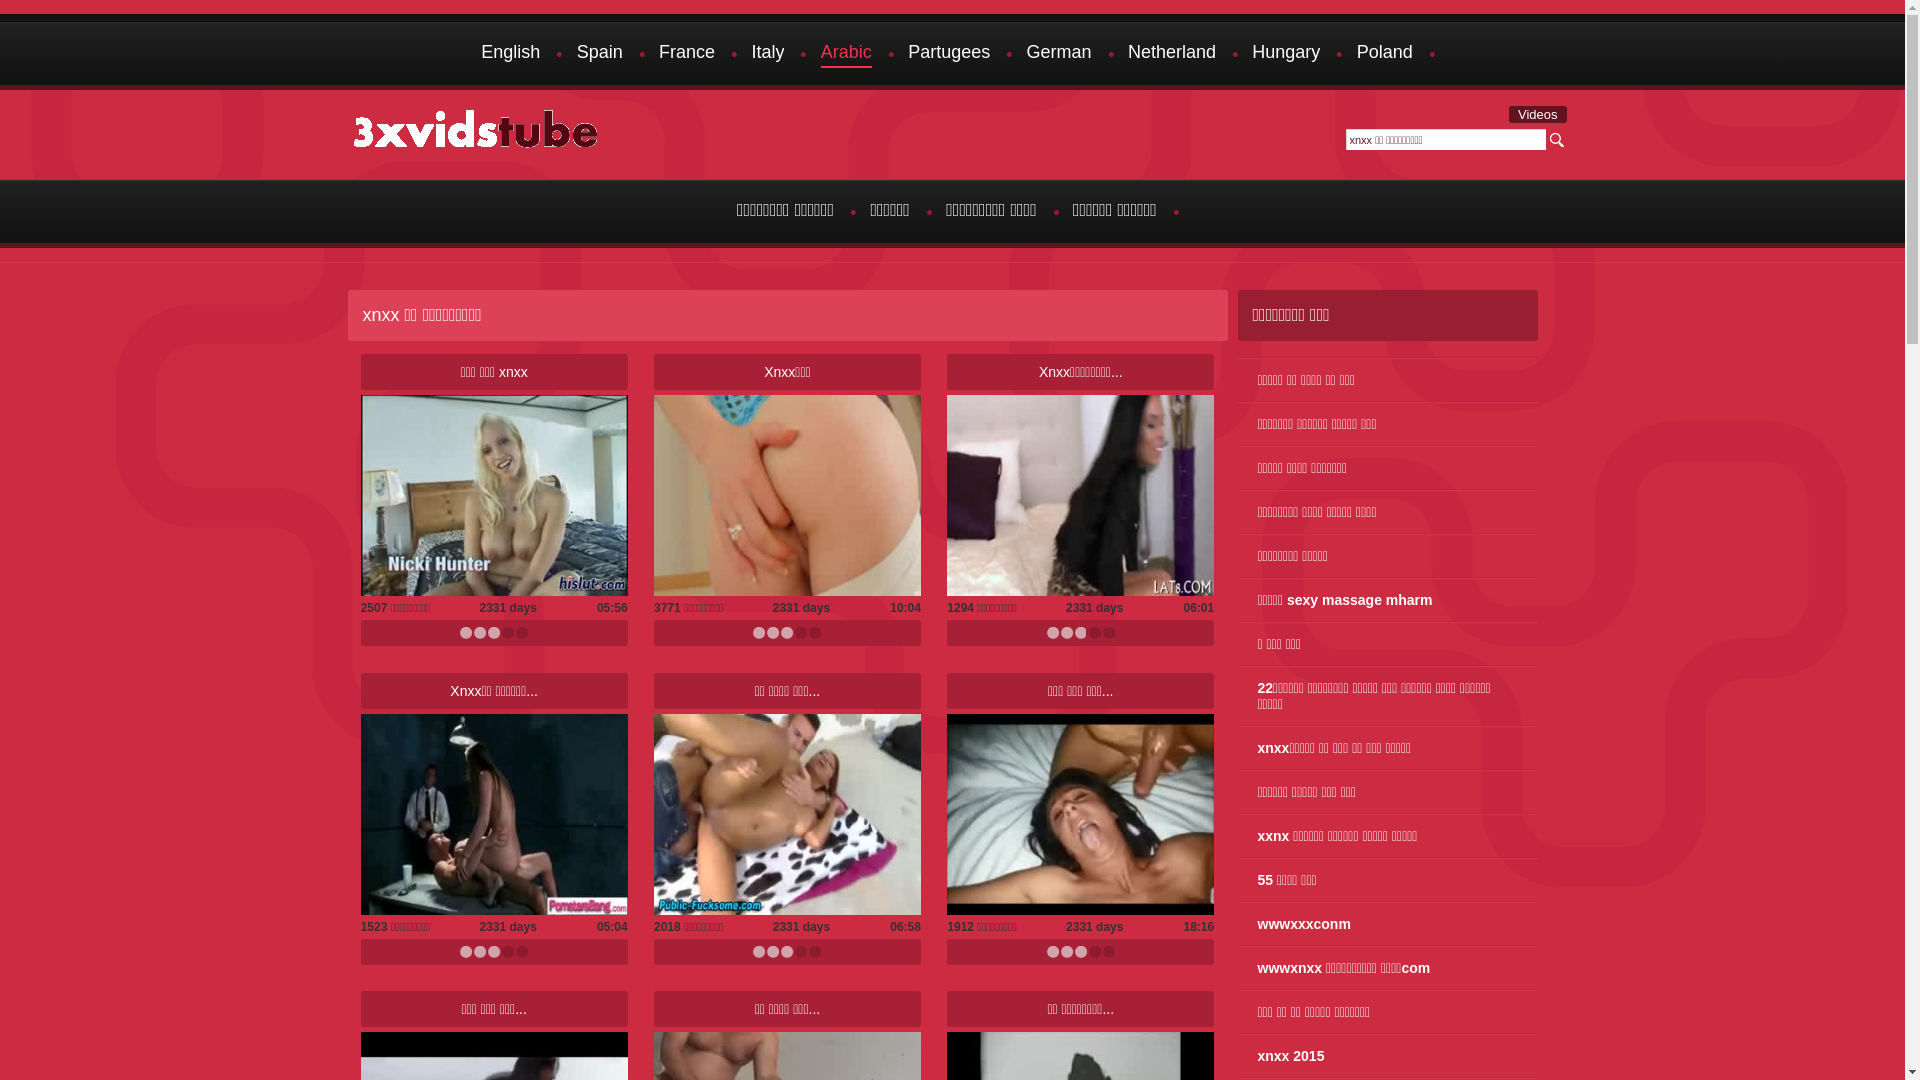 This screenshot has height=1080, width=1920. Describe the element at coordinates (1027, 53) in the screenshot. I see `'German'` at that location.